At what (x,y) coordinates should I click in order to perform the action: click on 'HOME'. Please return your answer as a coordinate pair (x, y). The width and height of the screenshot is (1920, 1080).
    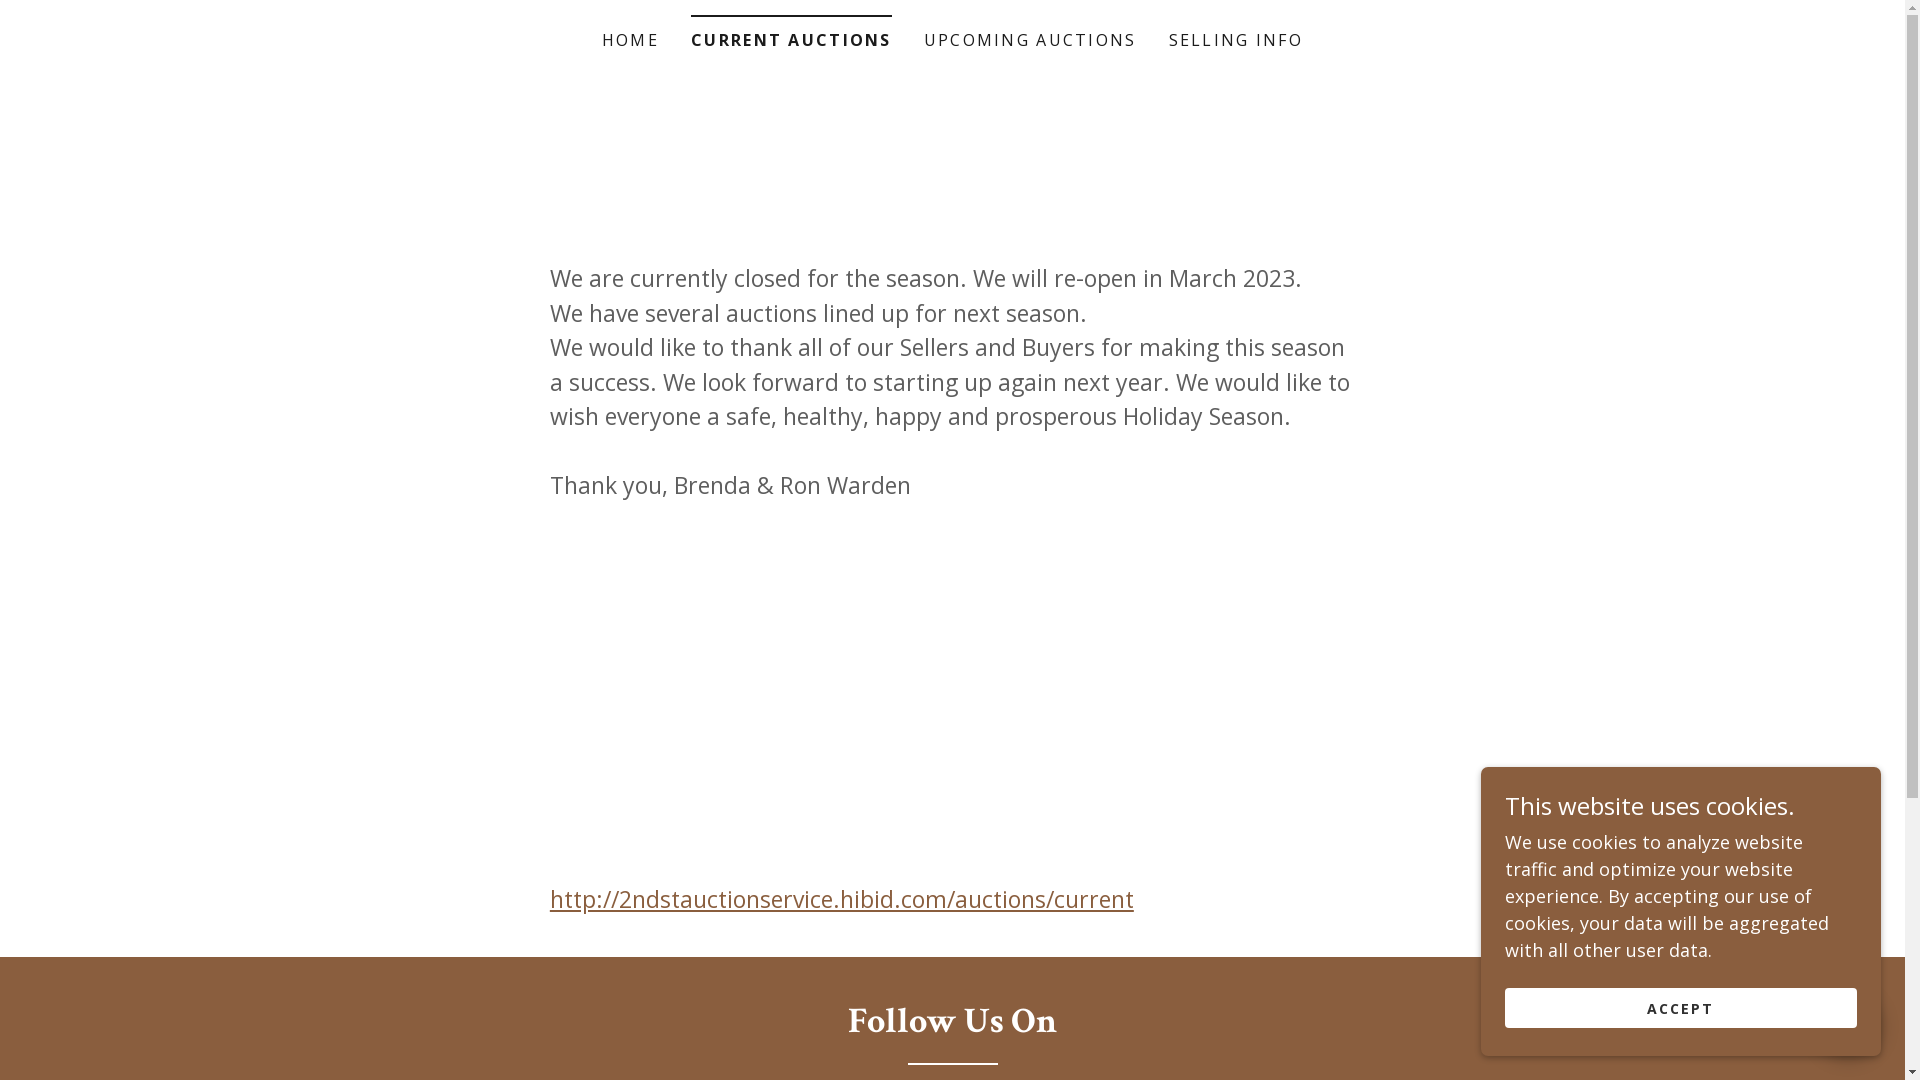
    Looking at the image, I should click on (629, 39).